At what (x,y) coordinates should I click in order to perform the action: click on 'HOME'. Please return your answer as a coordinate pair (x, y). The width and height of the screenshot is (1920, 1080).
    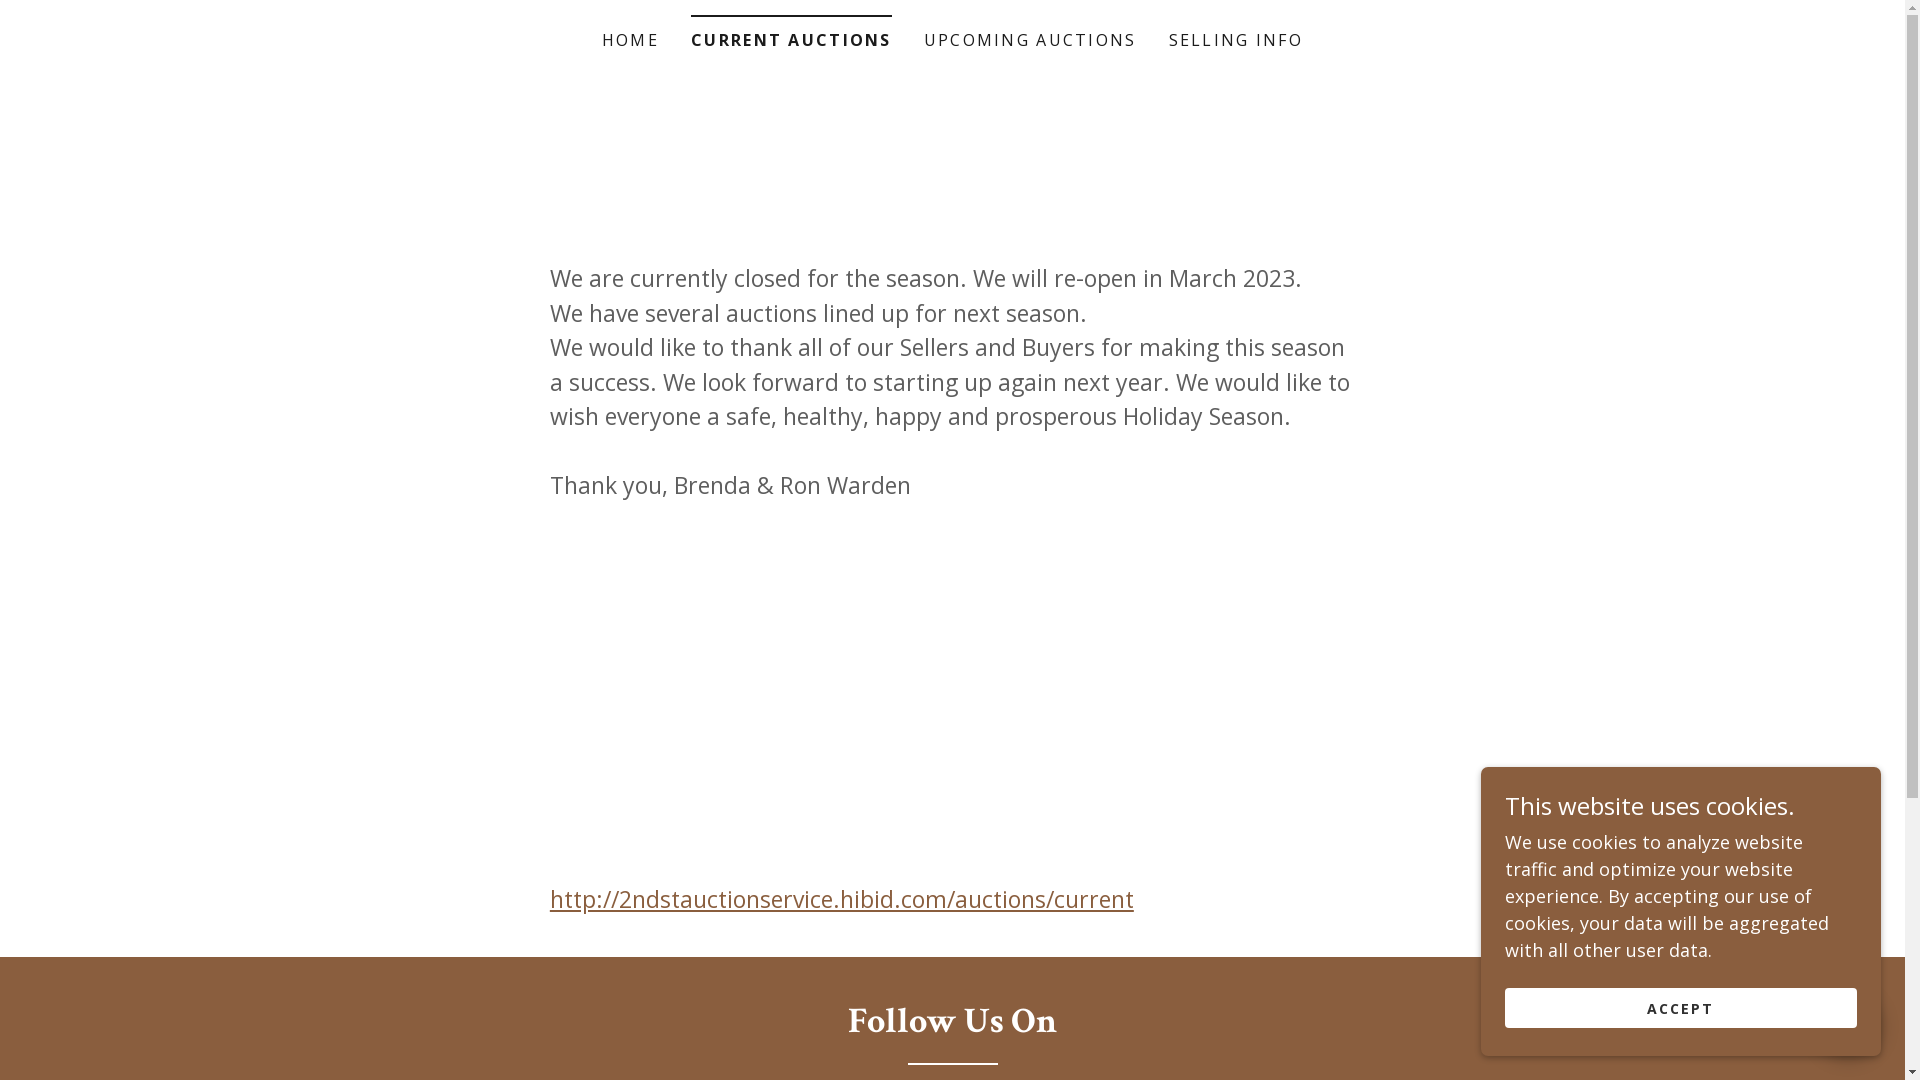
    Looking at the image, I should click on (629, 39).